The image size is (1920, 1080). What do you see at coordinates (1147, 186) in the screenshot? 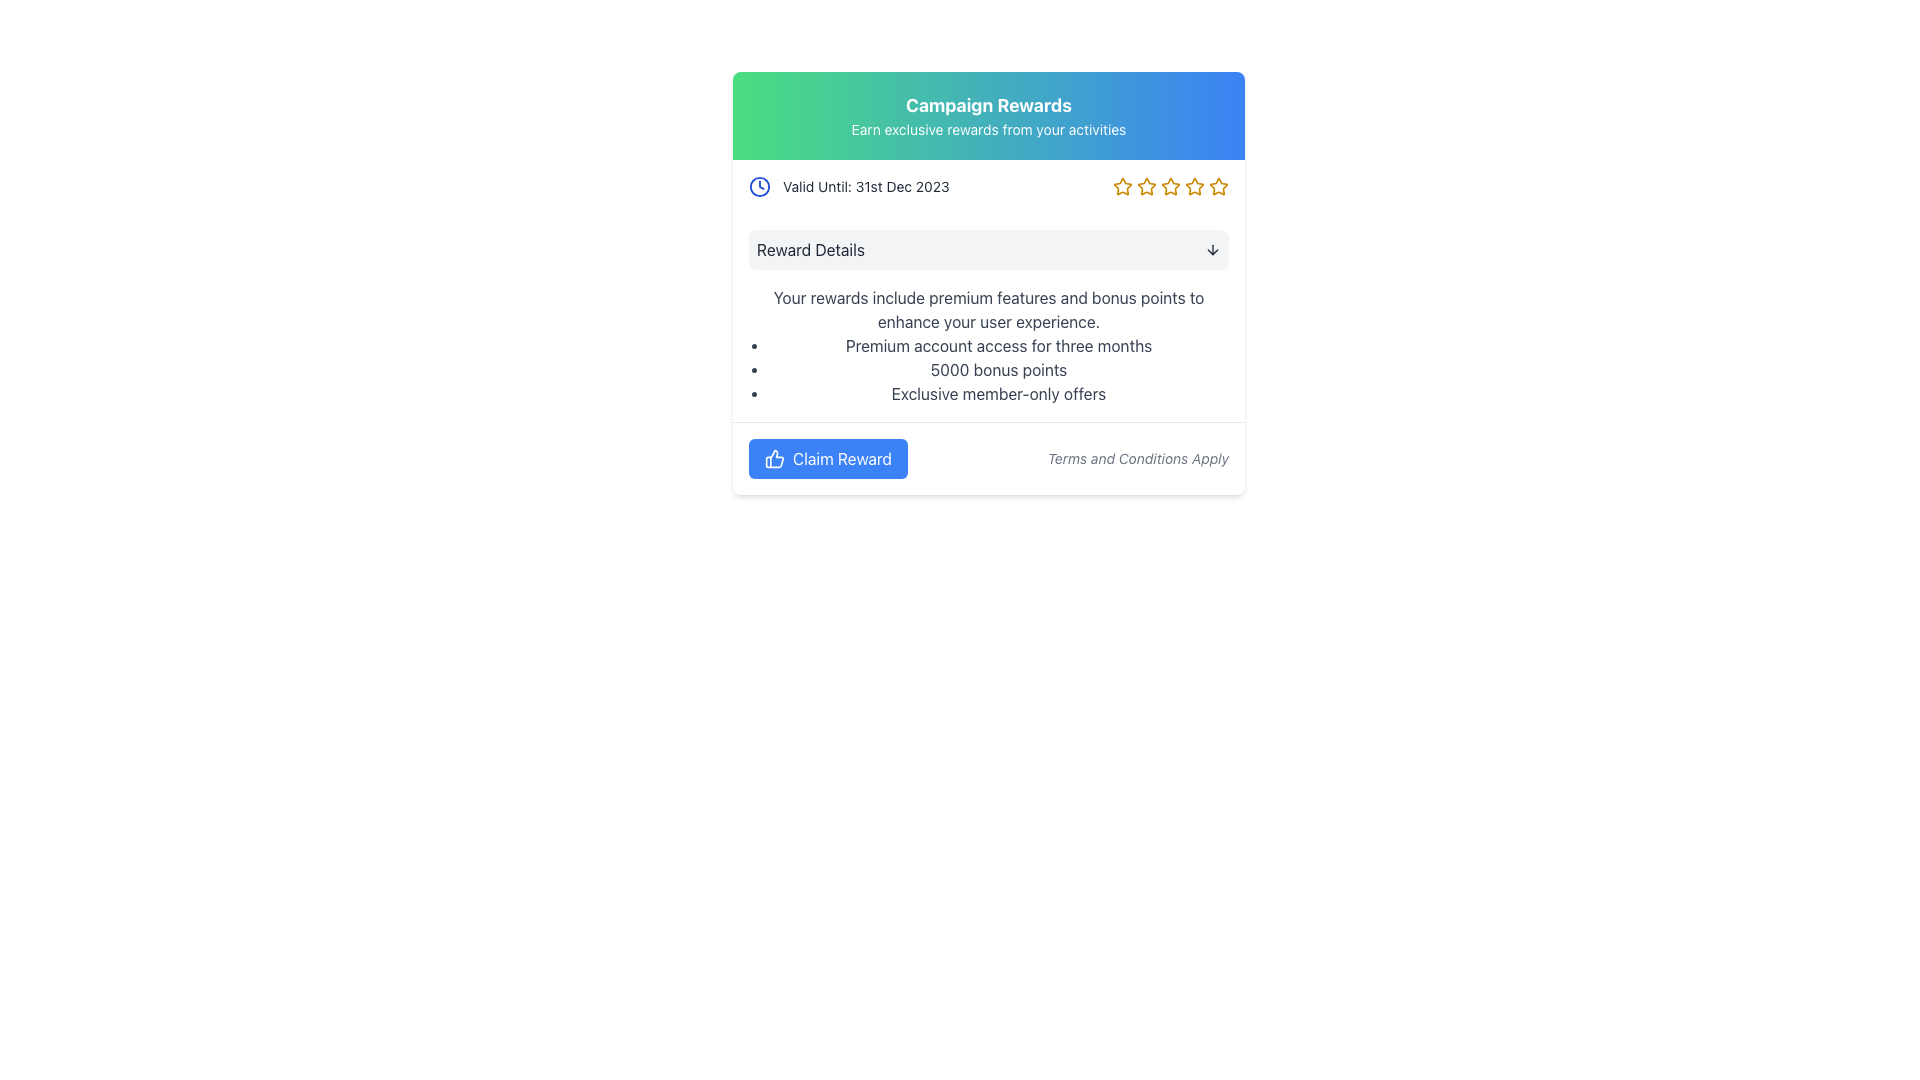
I see `the second star in the five-star rating system located in the top right section of the 'Campaign Rewards' card` at bounding box center [1147, 186].